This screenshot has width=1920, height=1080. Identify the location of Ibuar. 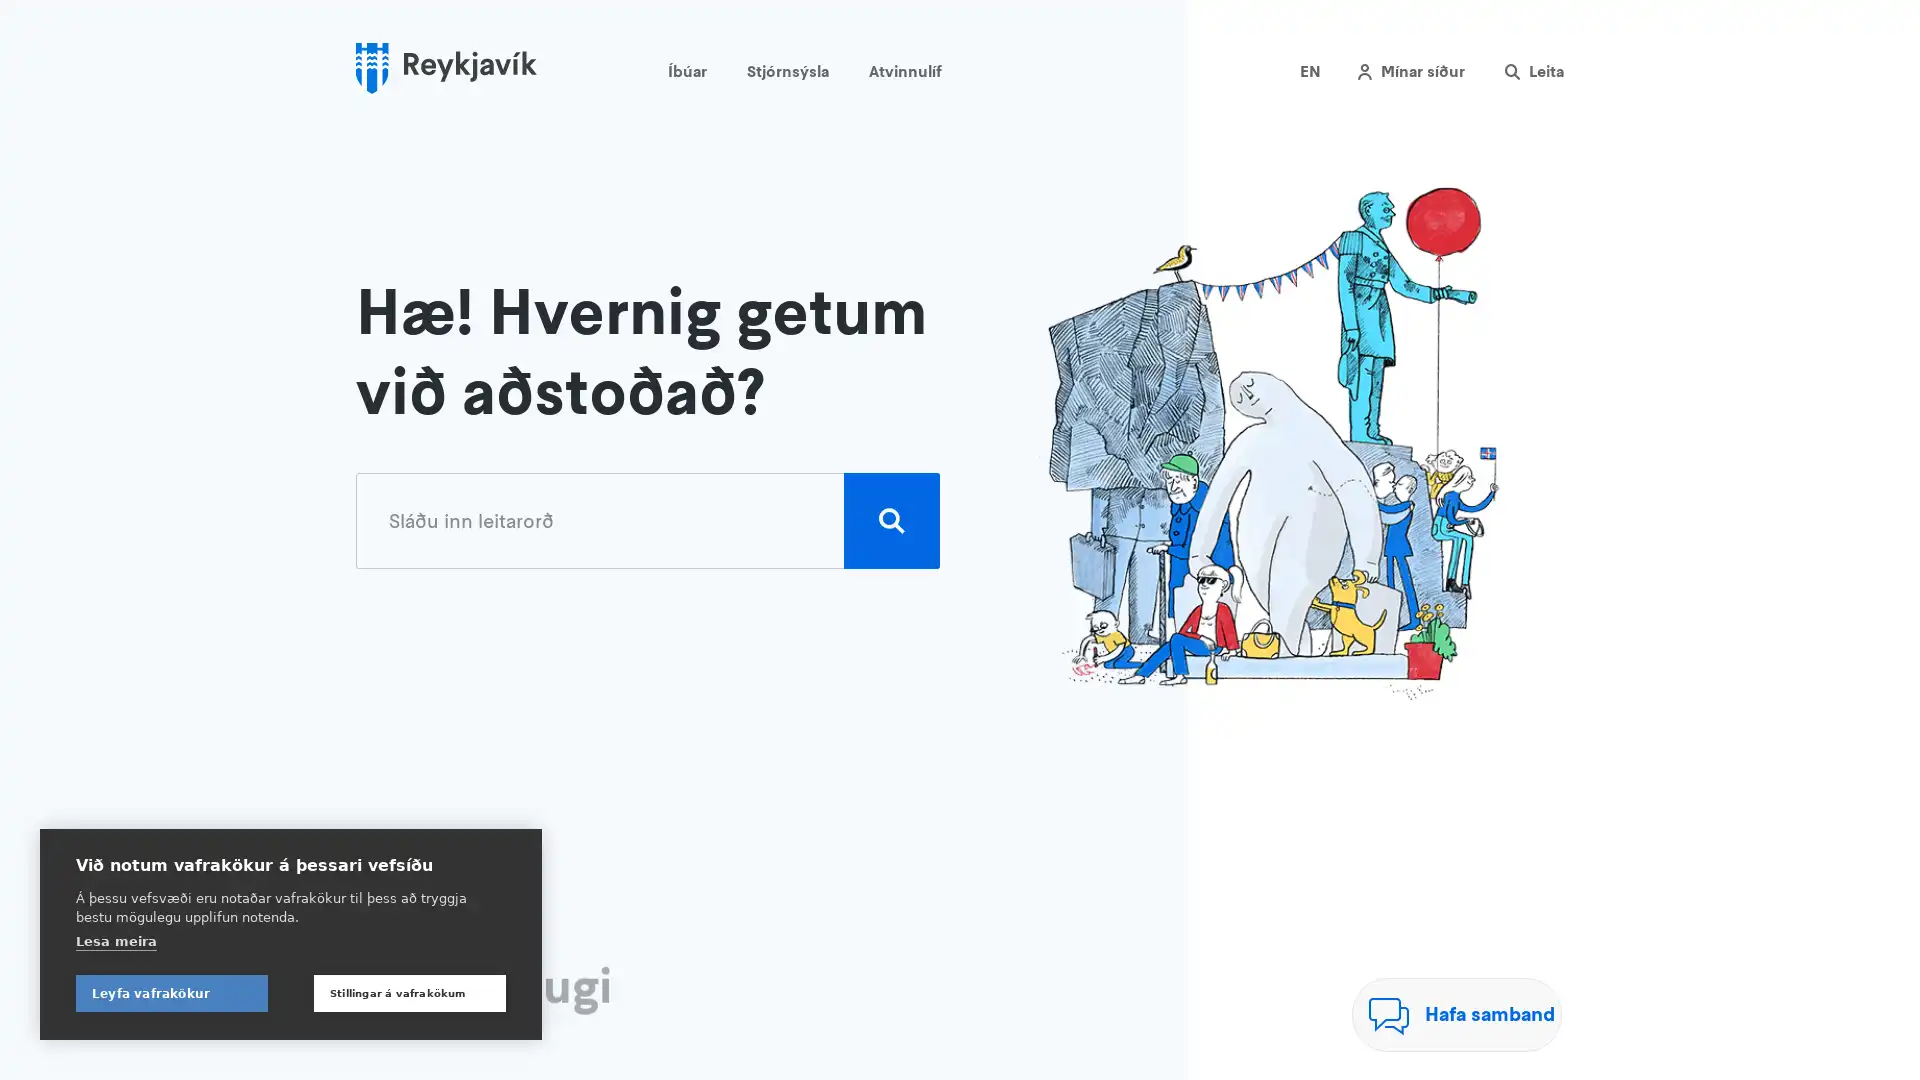
(687, 67).